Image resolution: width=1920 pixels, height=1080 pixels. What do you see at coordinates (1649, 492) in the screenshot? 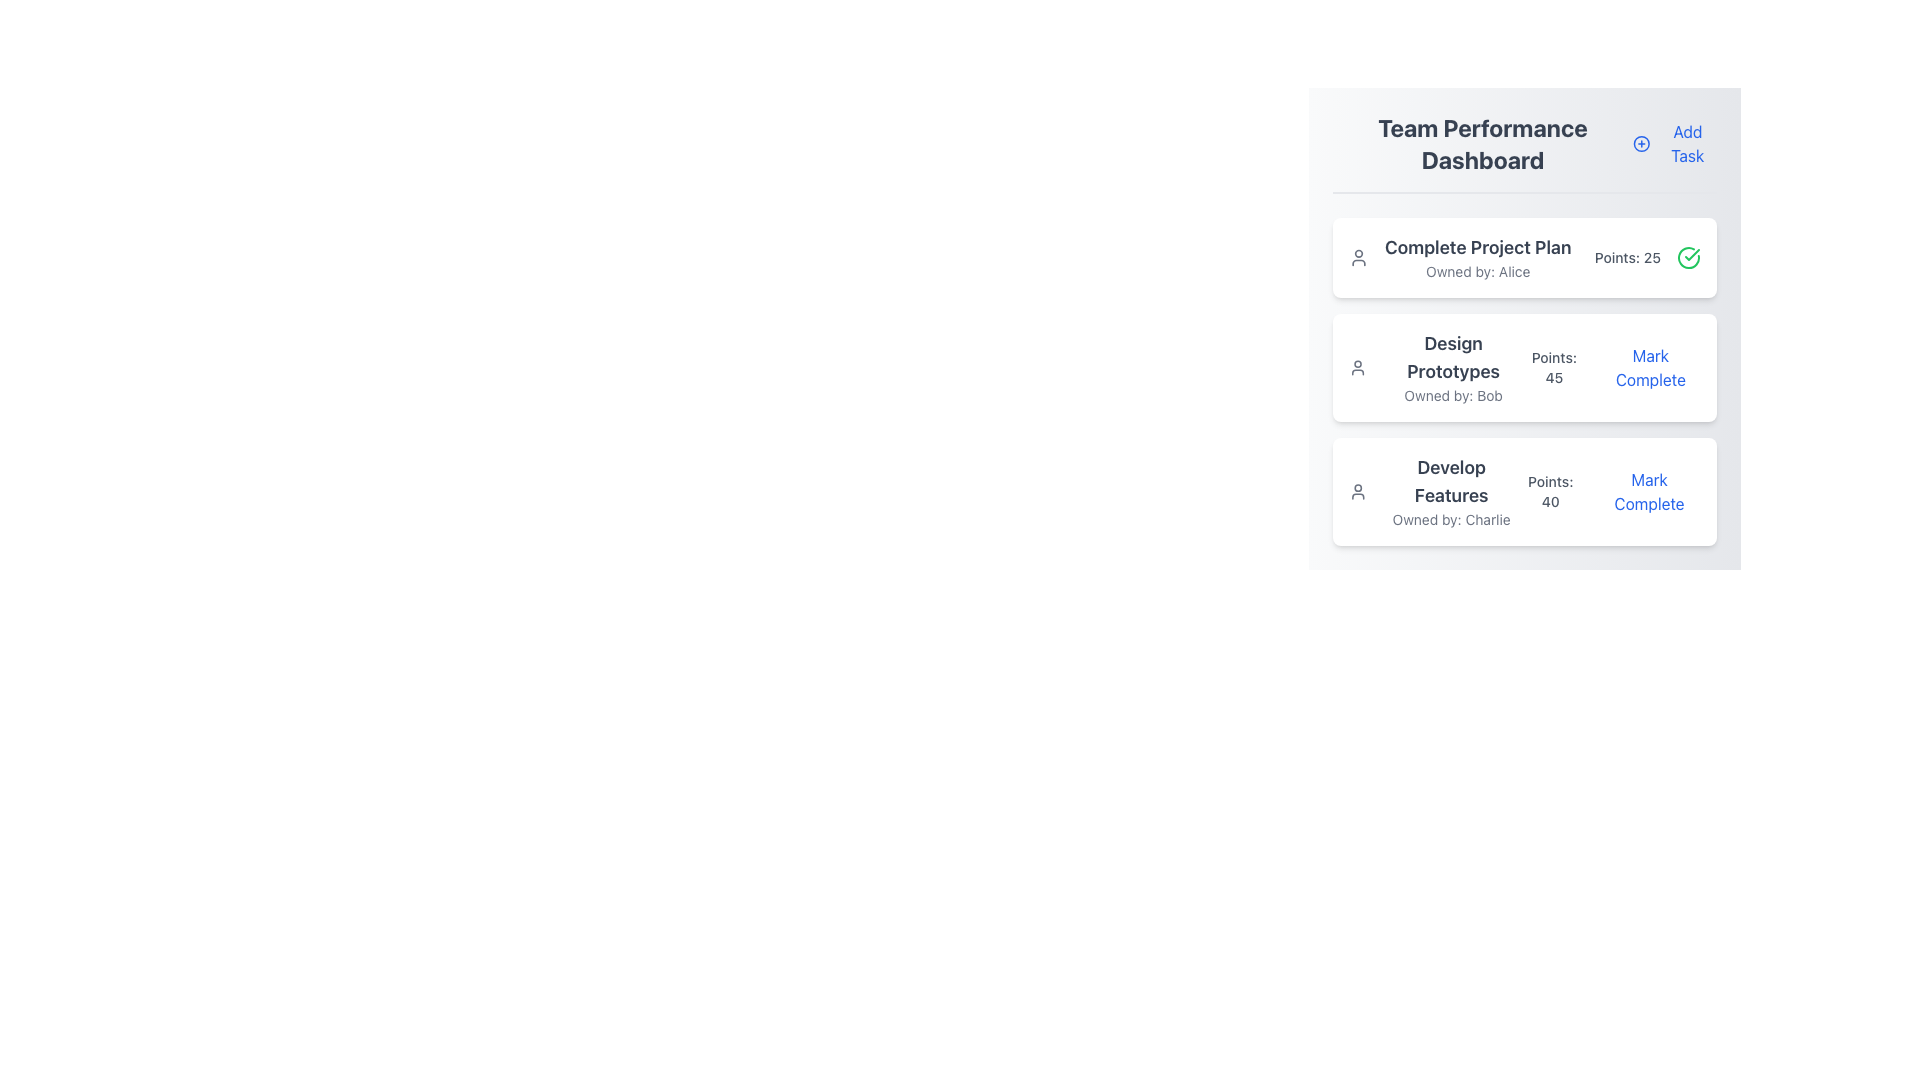
I see `the 'Mark Complete' button styled in blue font, located to the right of the 'Points: 40' text within the task entry for 'Develop Features'` at bounding box center [1649, 492].